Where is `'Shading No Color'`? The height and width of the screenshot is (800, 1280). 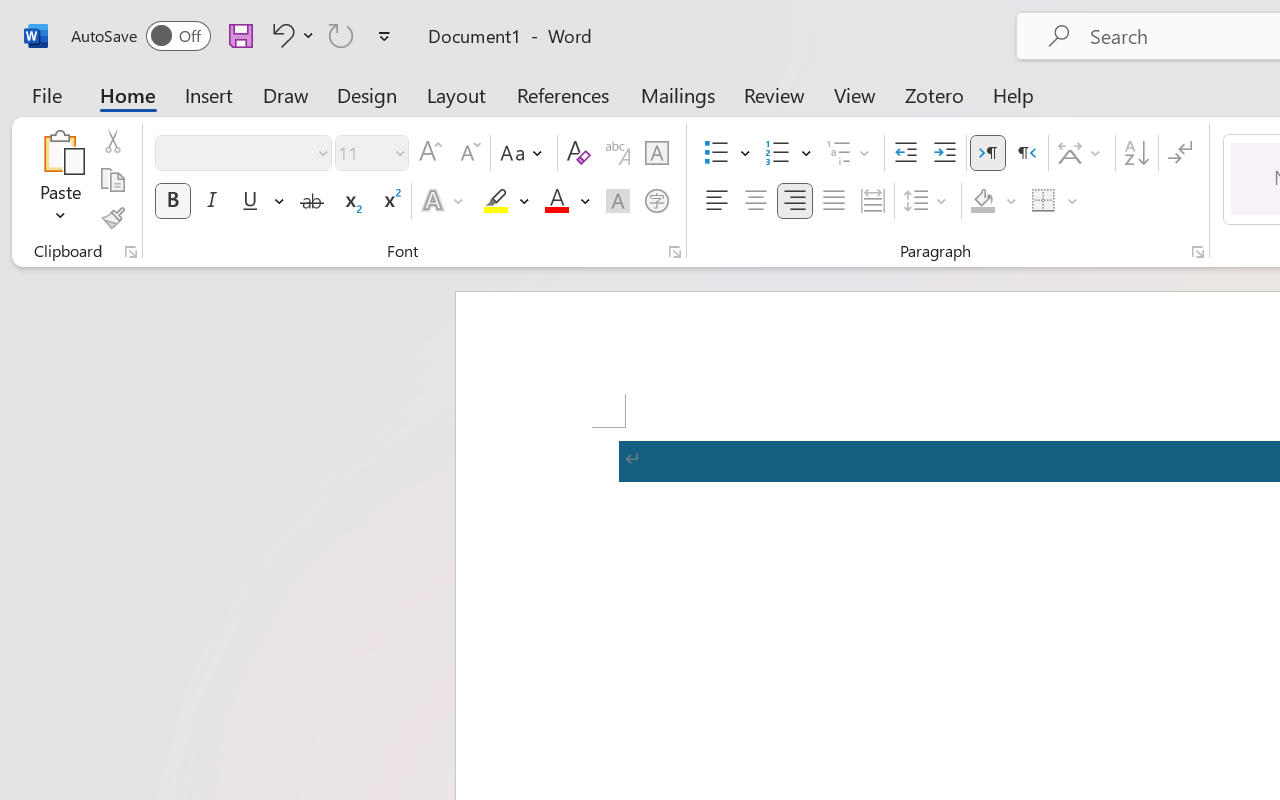
'Shading No Color' is located at coordinates (983, 201).